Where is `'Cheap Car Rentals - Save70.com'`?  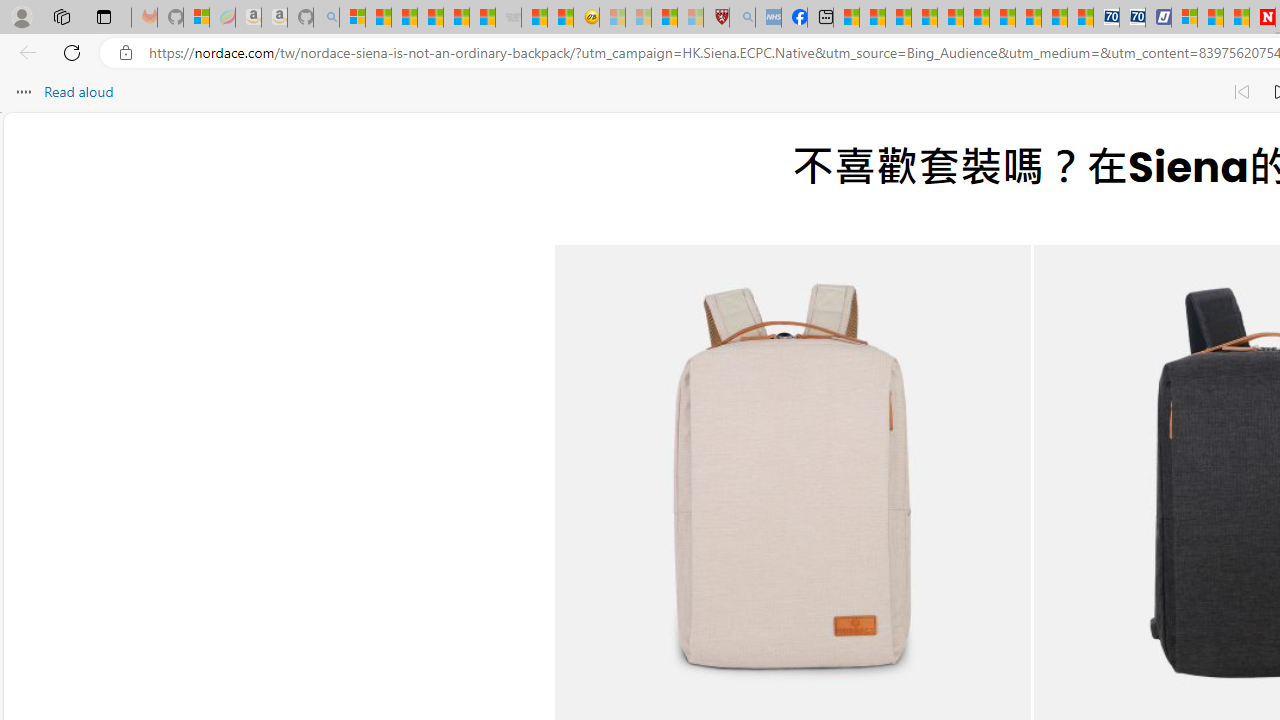
'Cheap Car Rentals - Save70.com' is located at coordinates (1105, 17).